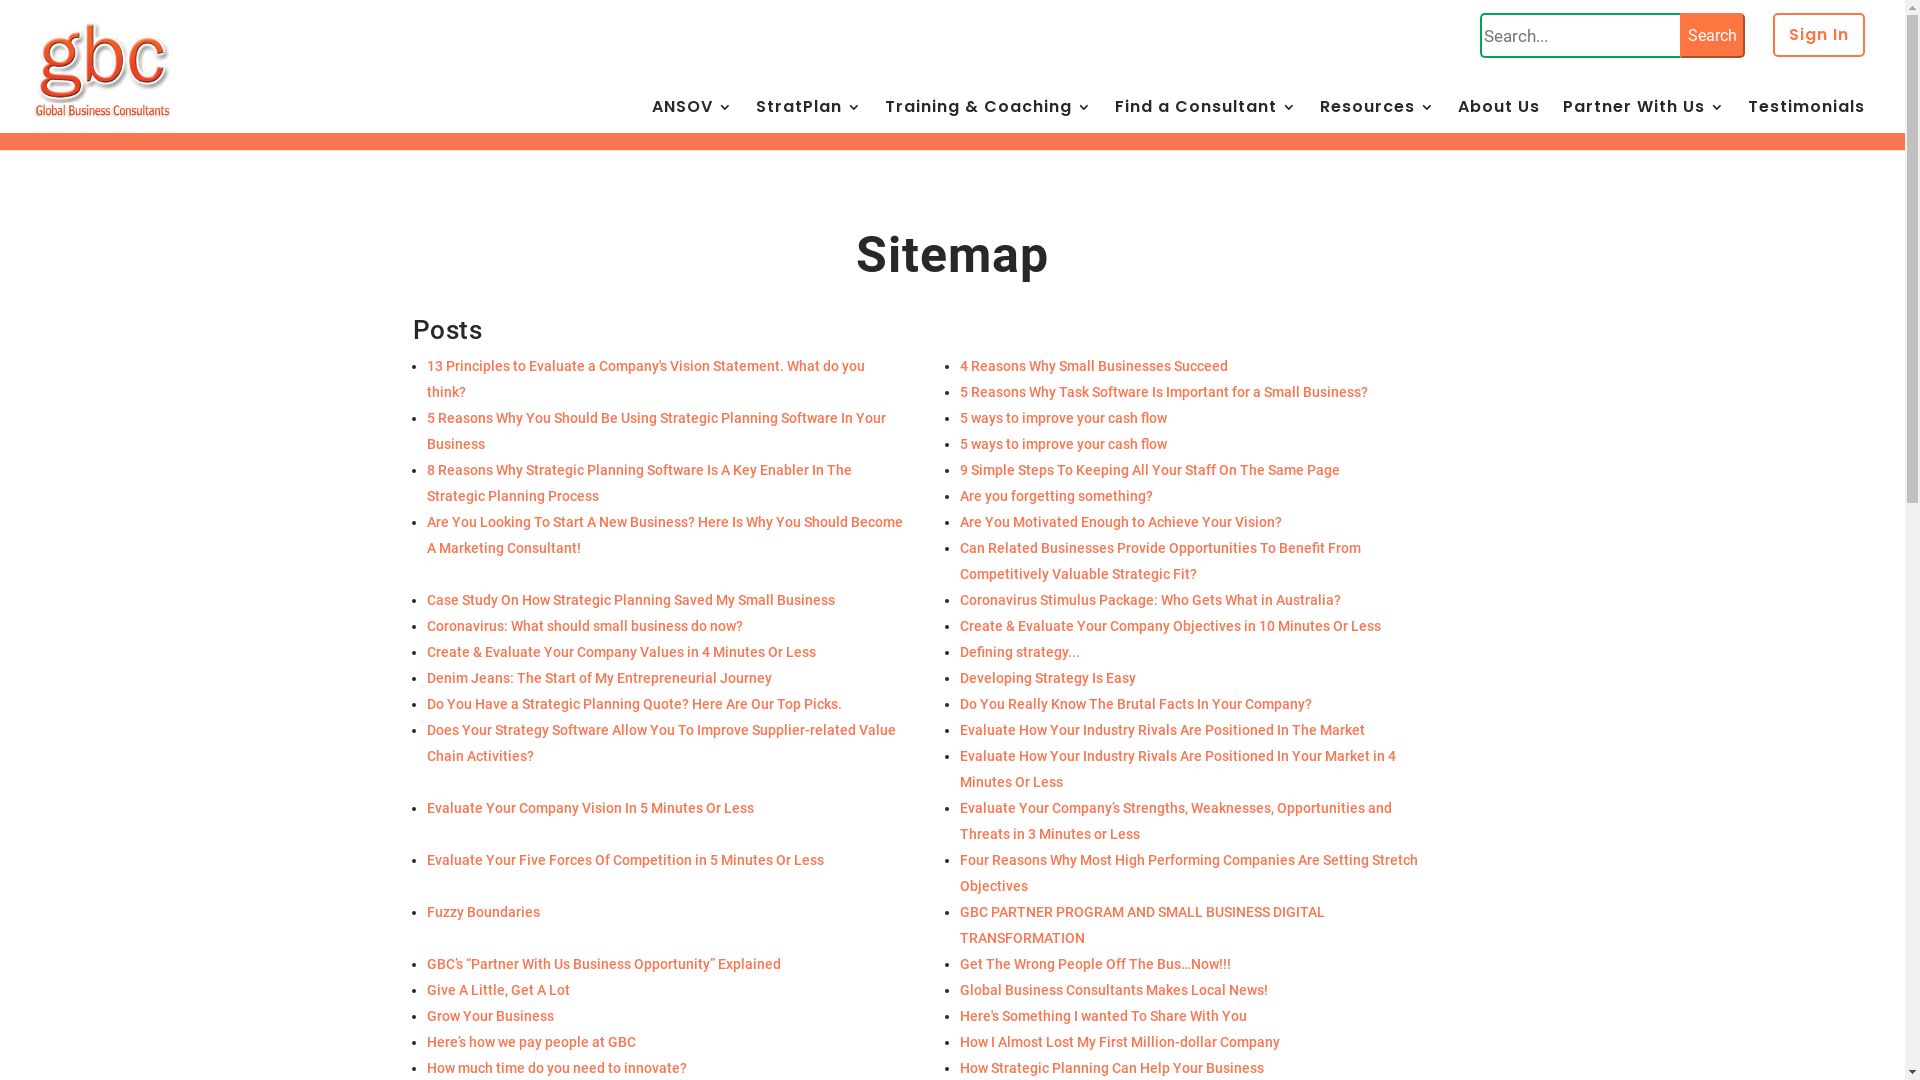 The width and height of the screenshot is (1920, 1080). I want to click on 'Sign In', so click(1819, 45).